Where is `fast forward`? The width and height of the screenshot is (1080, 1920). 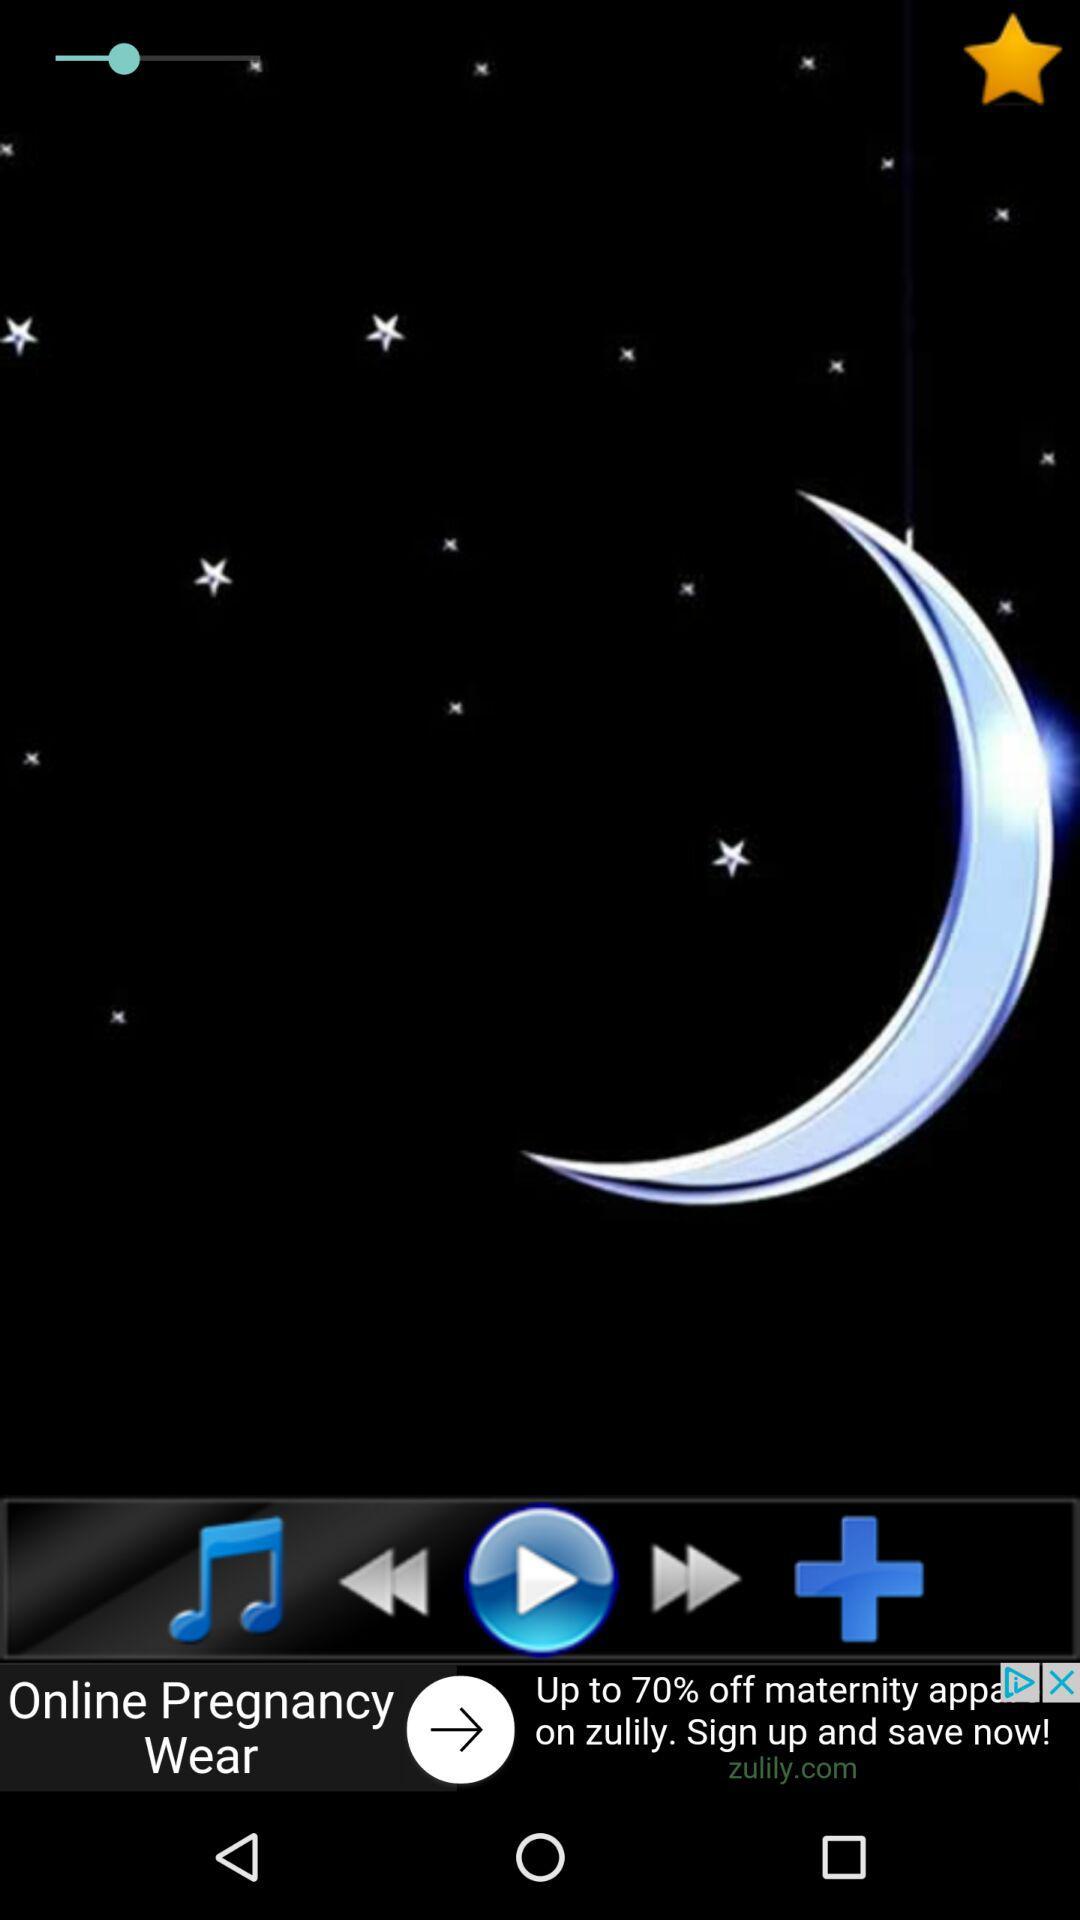 fast forward is located at coordinates (707, 1577).